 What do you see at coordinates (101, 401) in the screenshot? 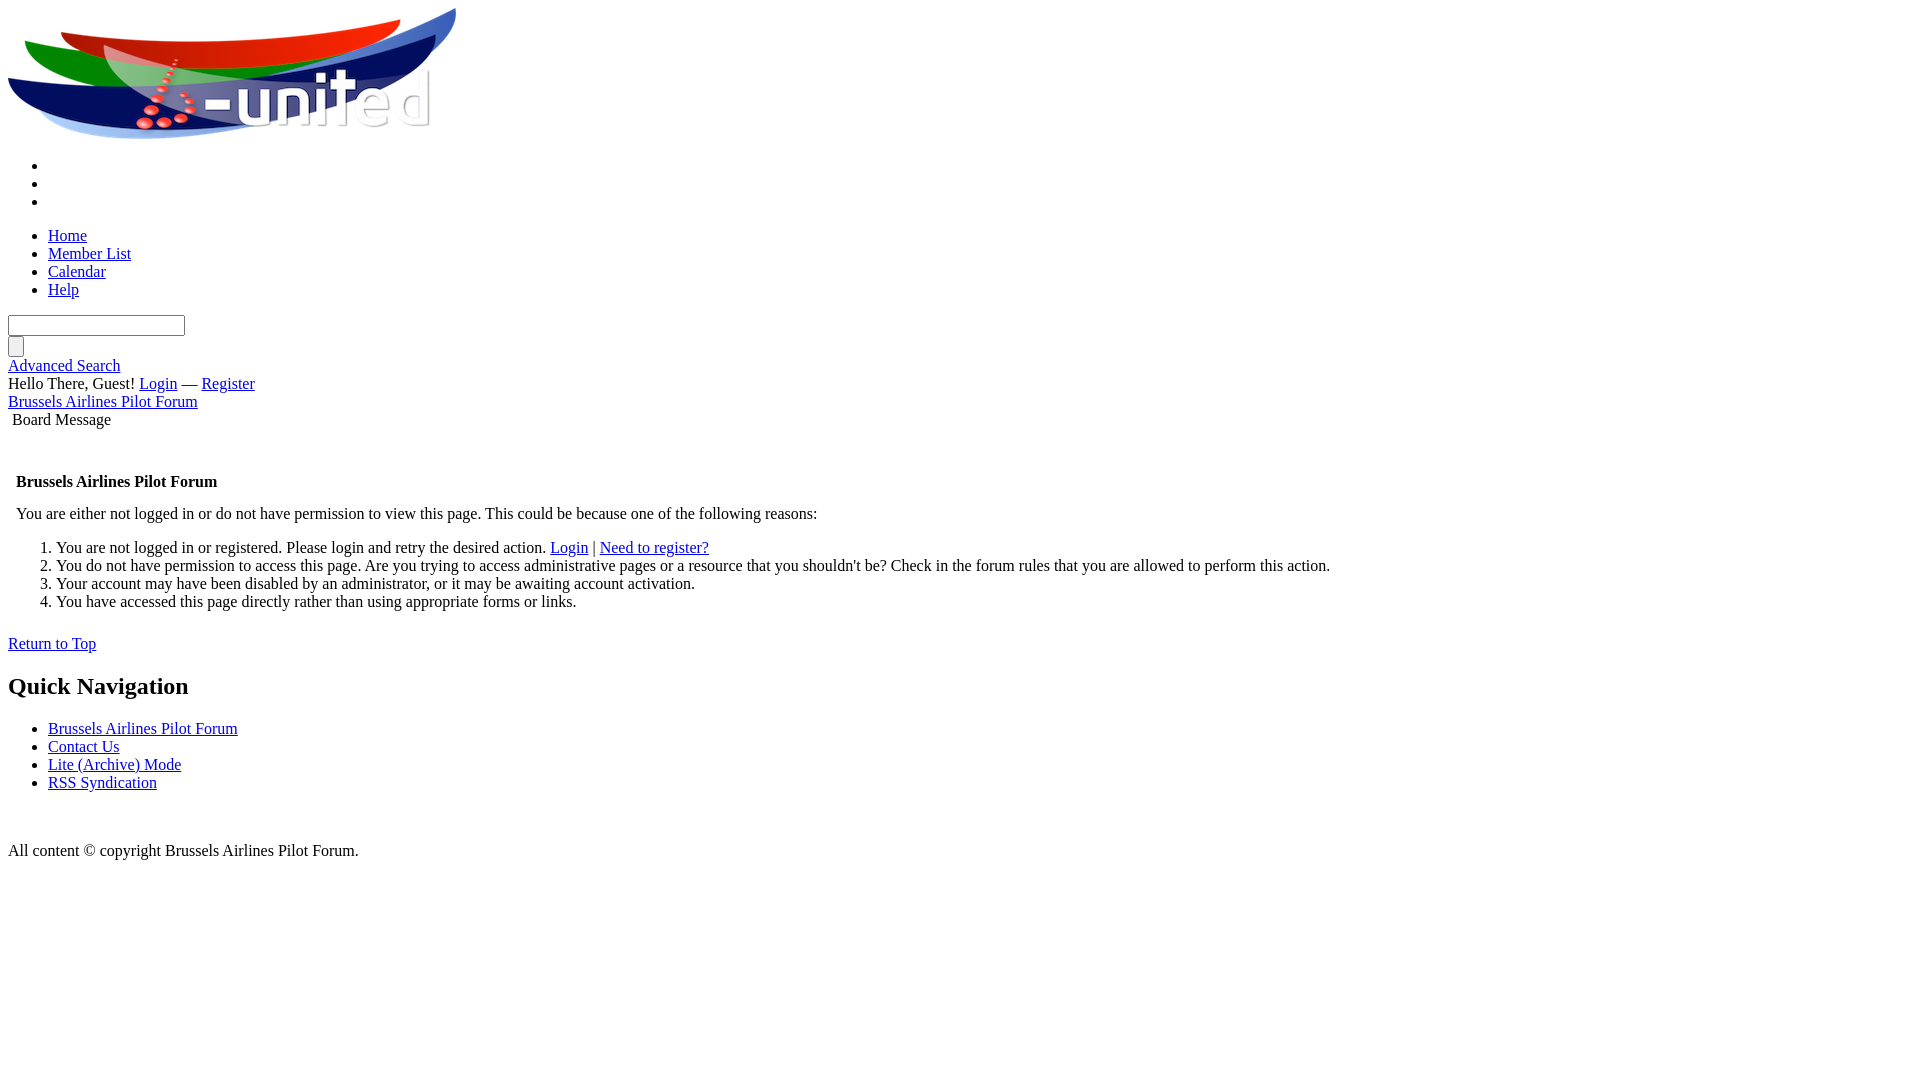
I see `'Brussels Airlines Pilot Forum'` at bounding box center [101, 401].